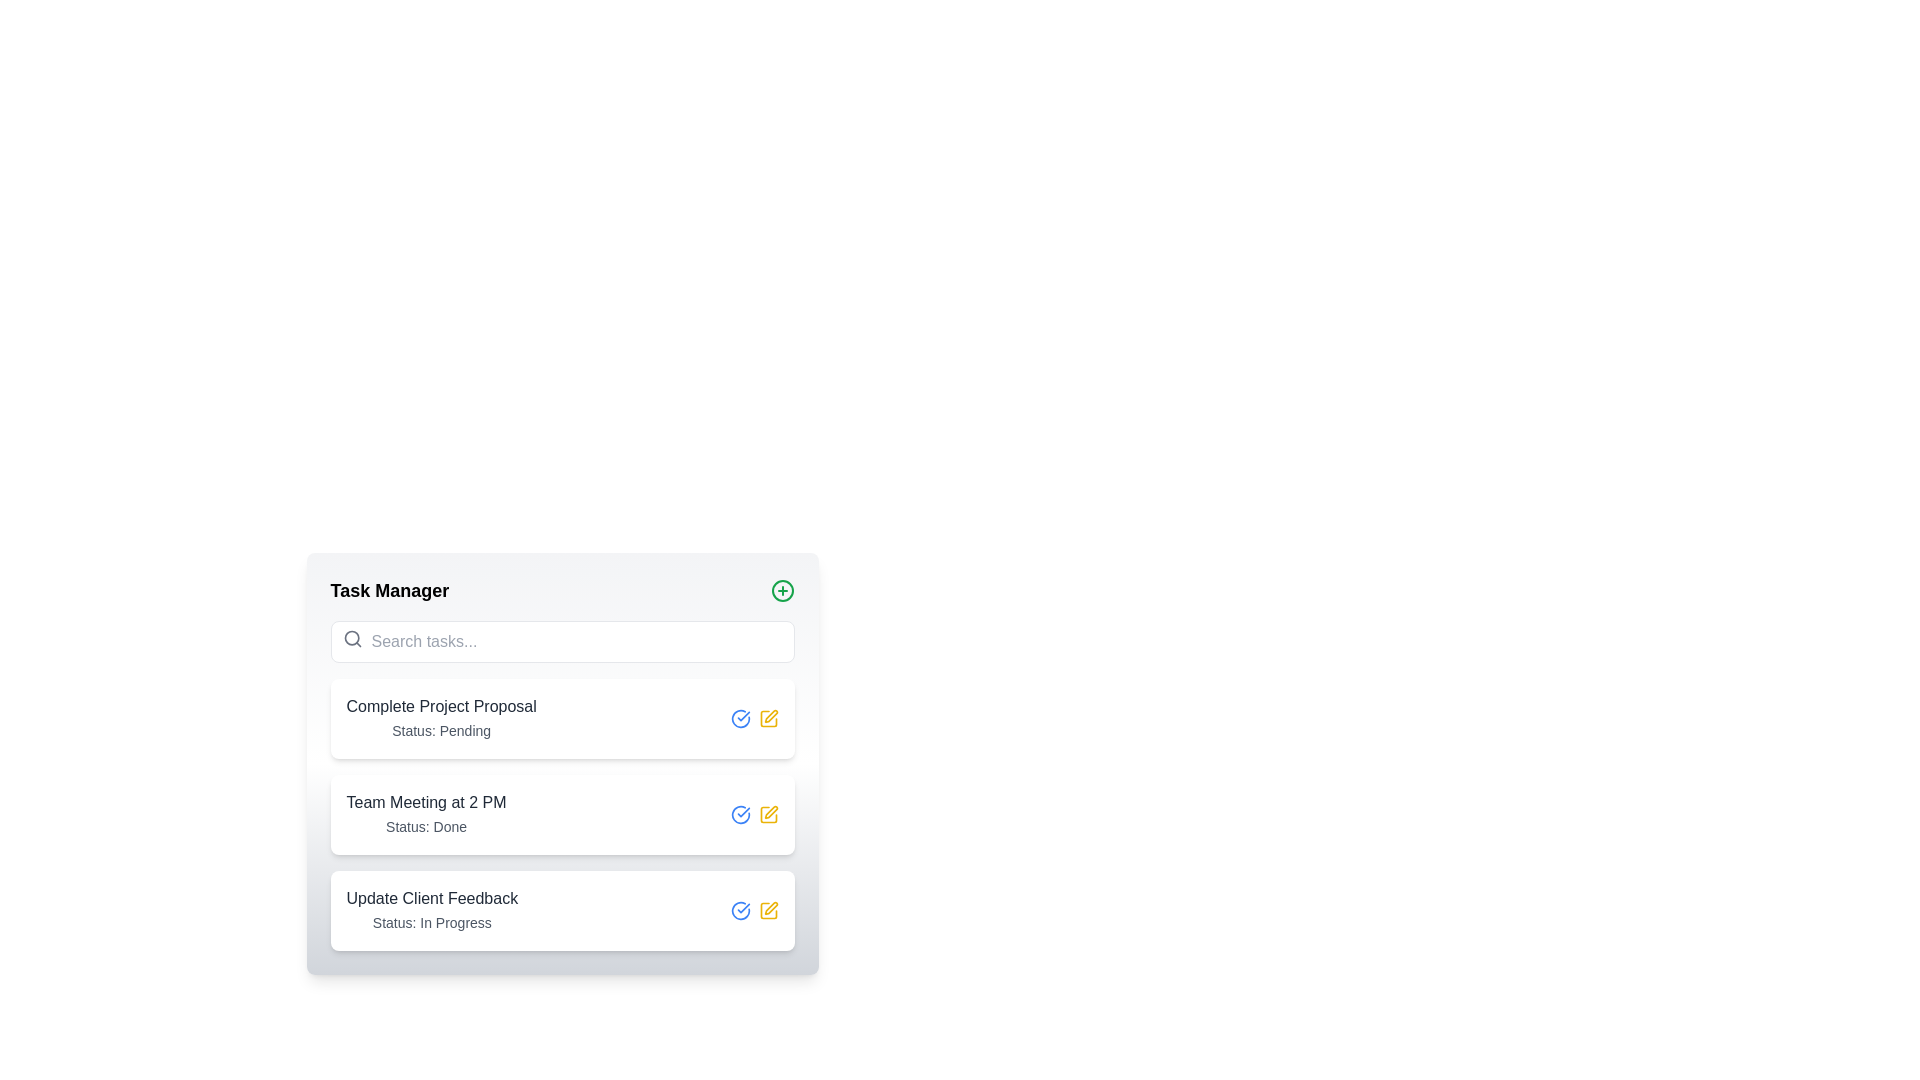 This screenshot has width=1920, height=1080. Describe the element at coordinates (440, 717) in the screenshot. I see `the text block that presents details about the specific task, including its title and completion status, located in the first task item under the 'Task Manager' heading` at that location.